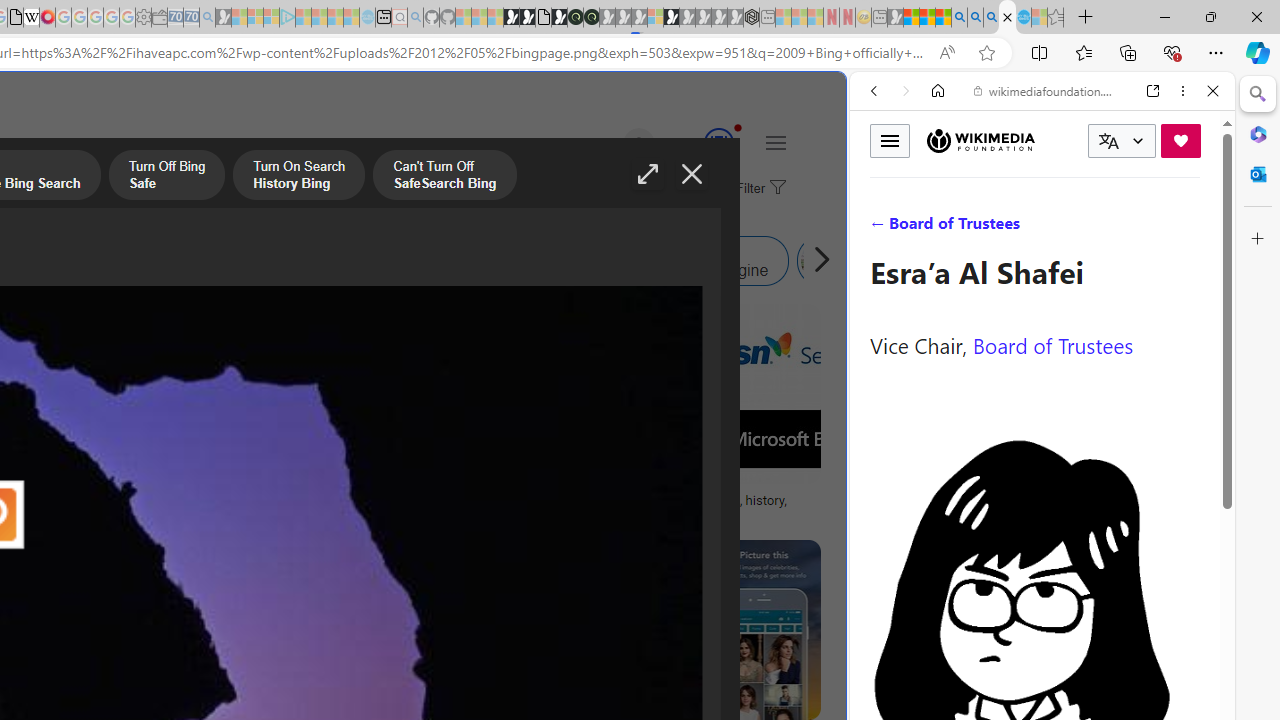  What do you see at coordinates (879, 17) in the screenshot?
I see `'New tab - Sleeping'` at bounding box center [879, 17].